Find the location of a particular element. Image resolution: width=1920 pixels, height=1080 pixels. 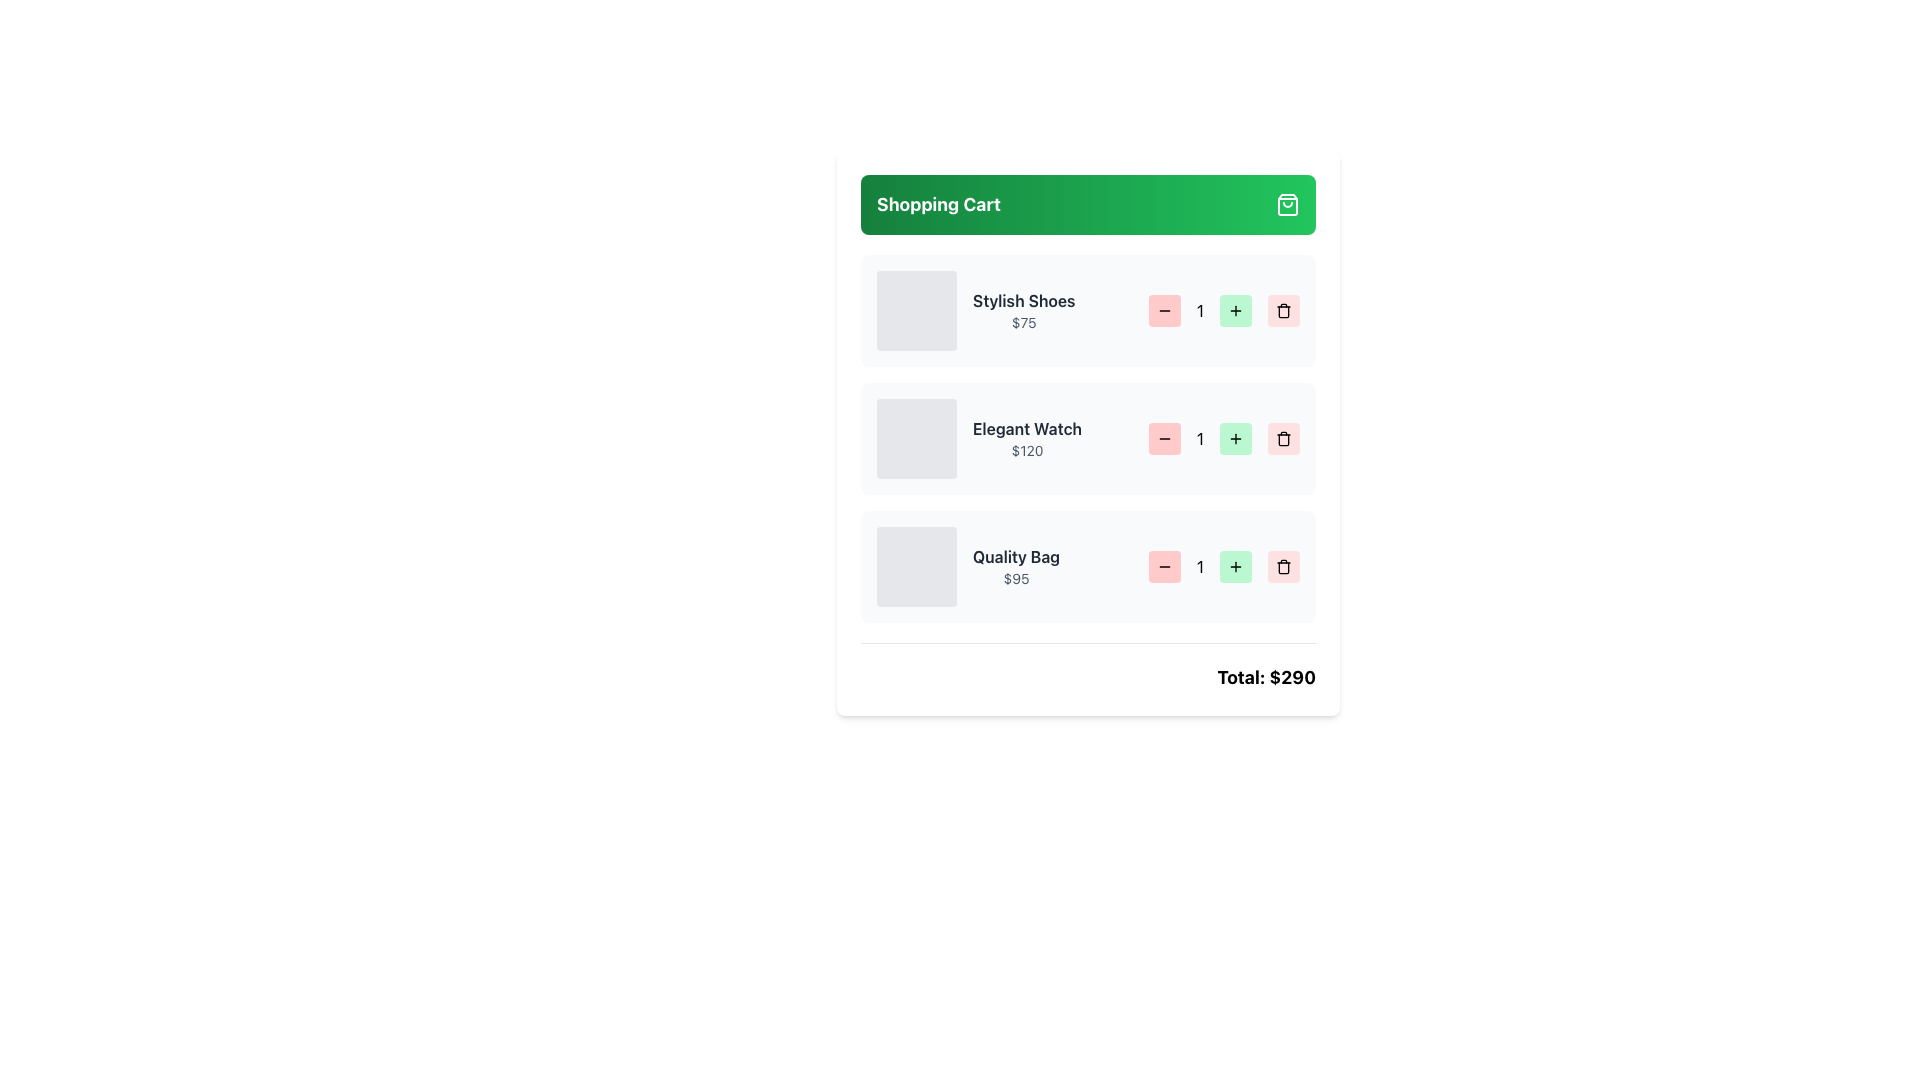

the text label displaying the product name and price in the third row of the shopping cart list item is located at coordinates (1016, 567).